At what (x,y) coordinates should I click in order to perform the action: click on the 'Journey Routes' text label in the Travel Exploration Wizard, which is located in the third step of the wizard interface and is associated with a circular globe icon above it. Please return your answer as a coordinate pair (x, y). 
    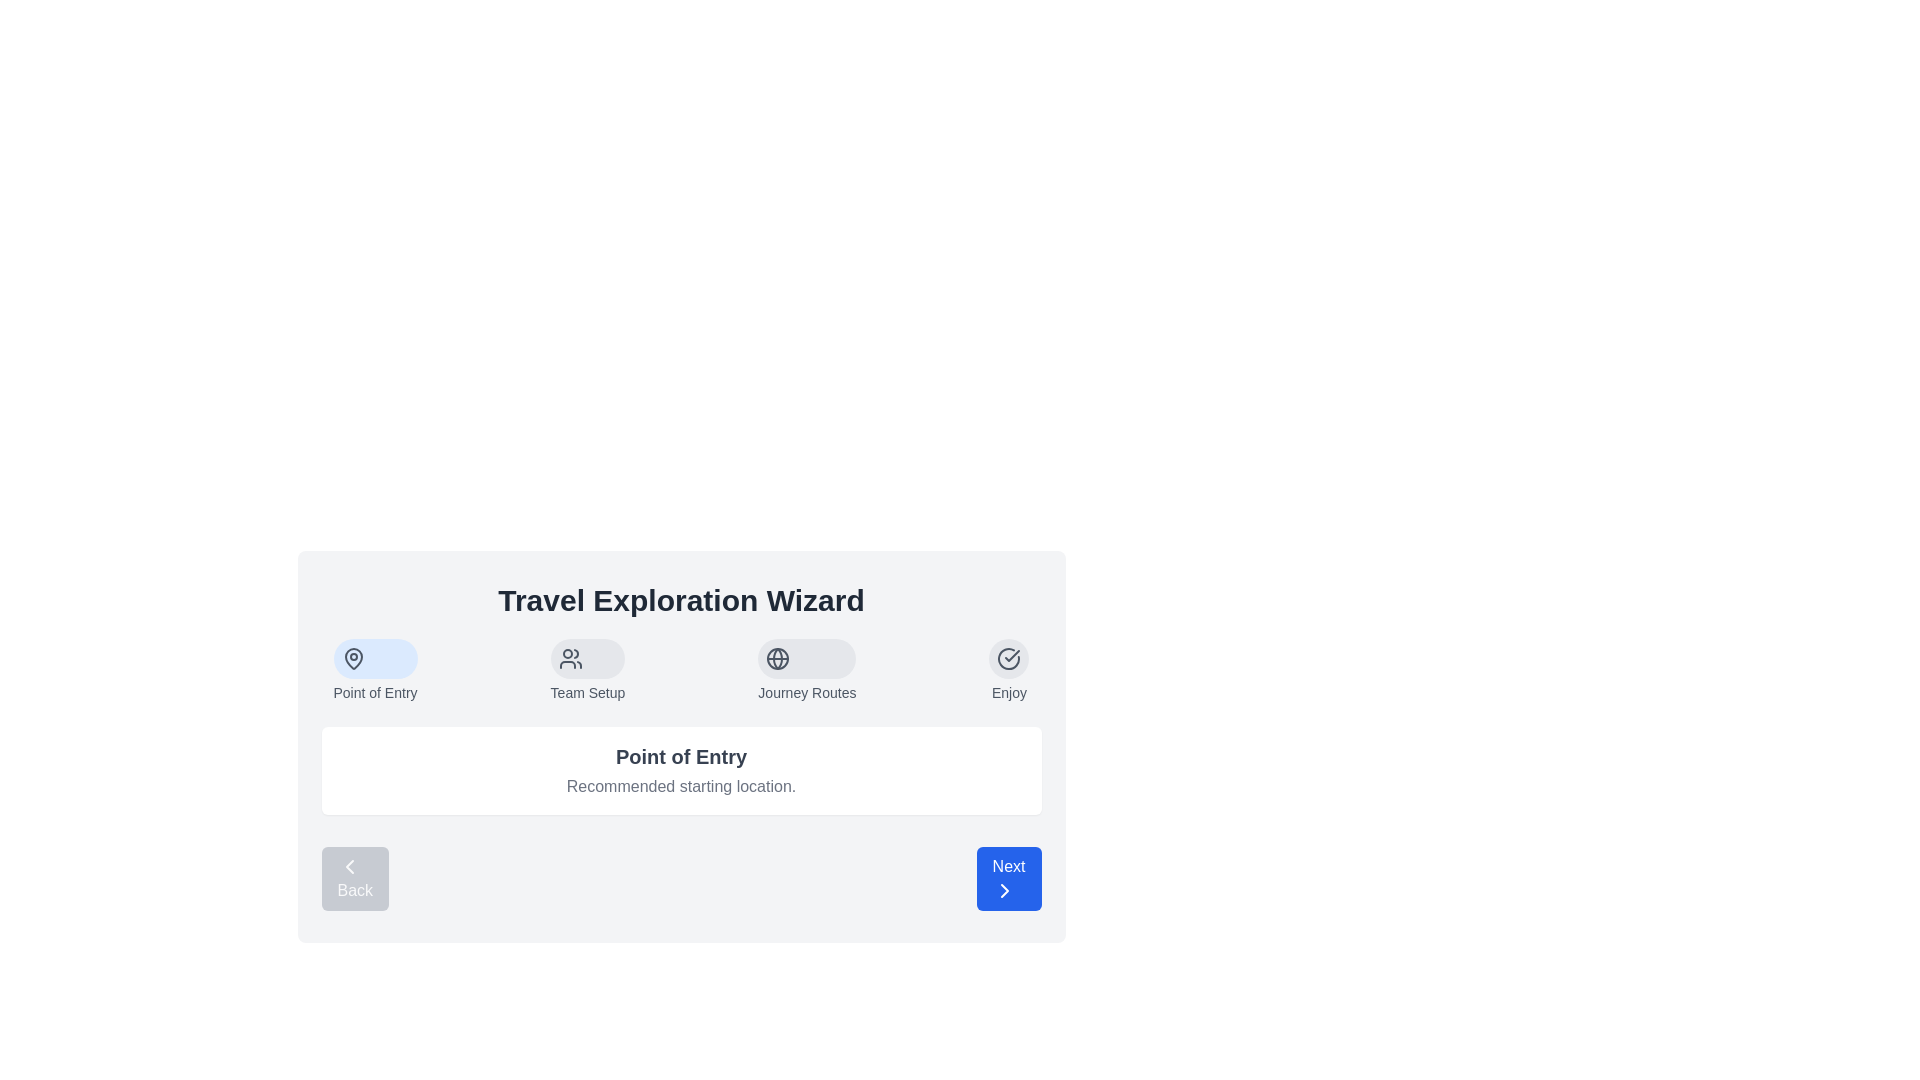
    Looking at the image, I should click on (807, 692).